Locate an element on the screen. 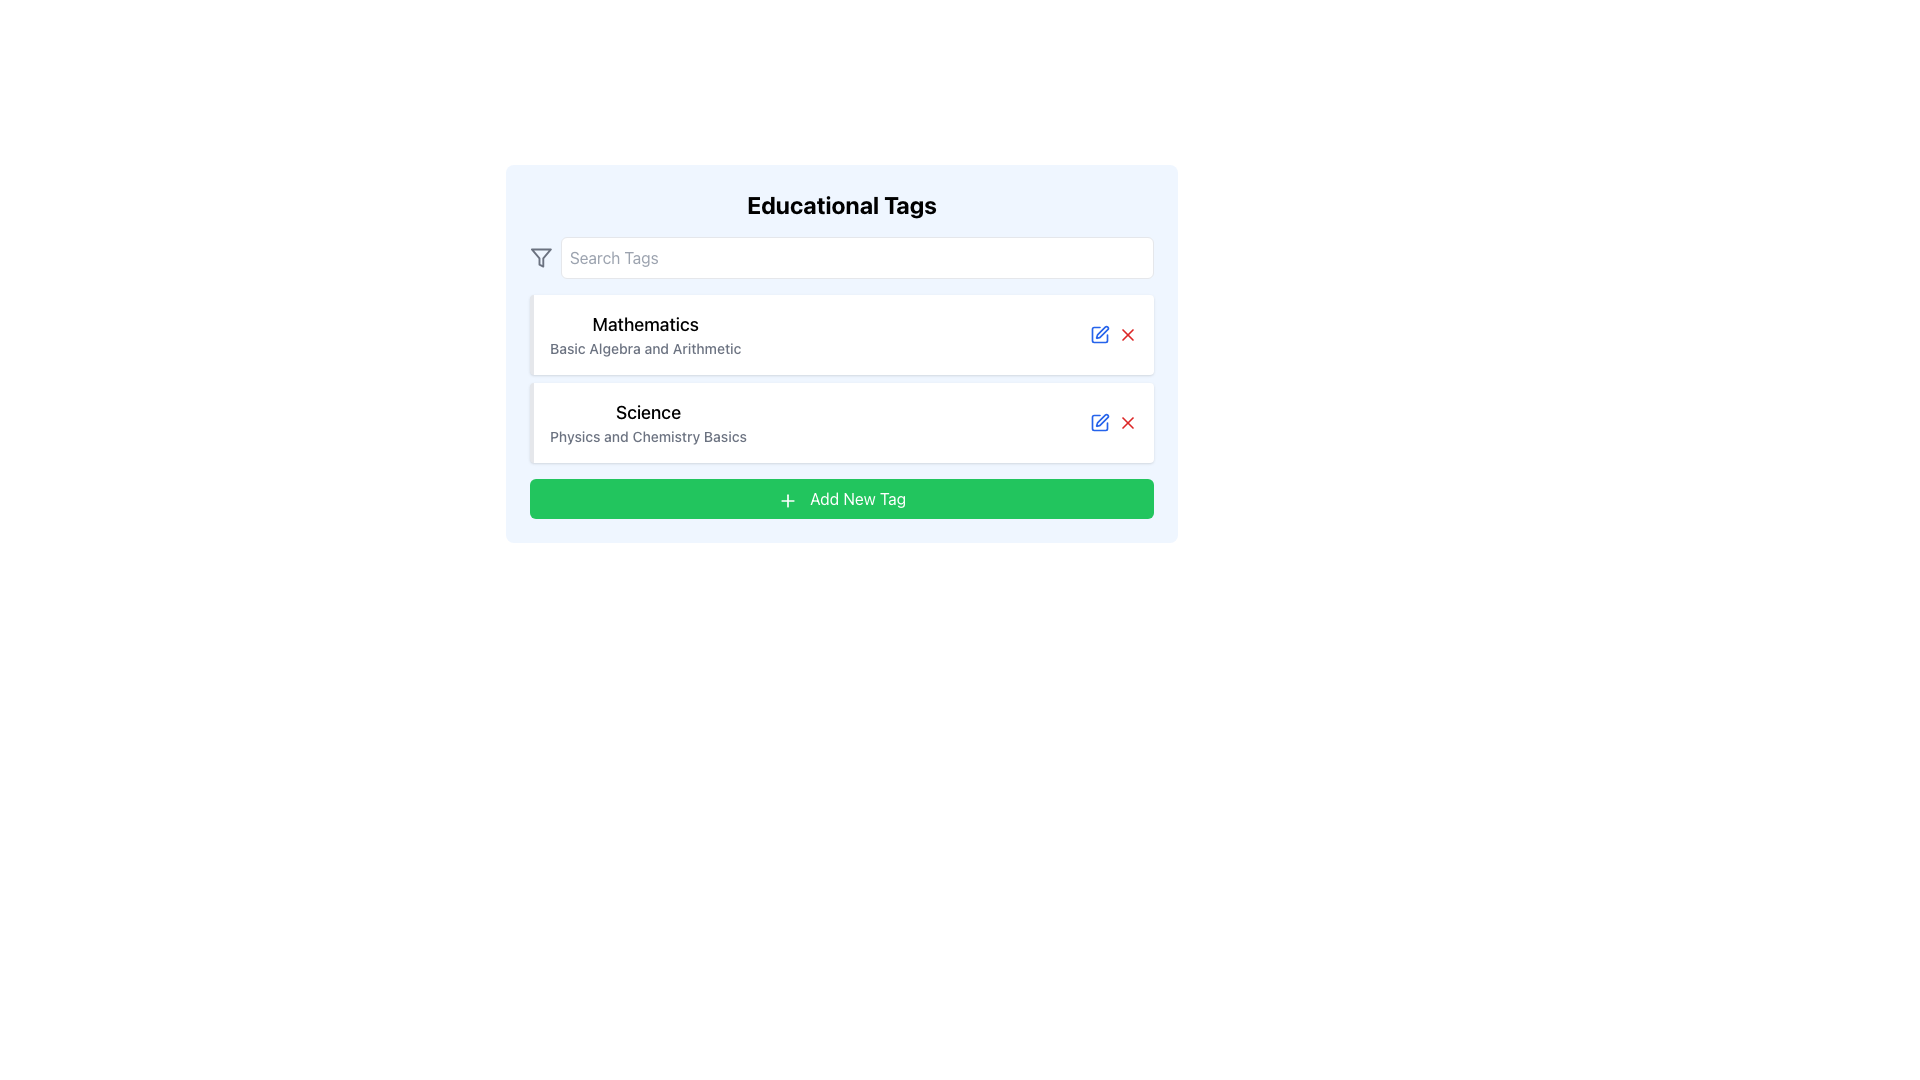 The image size is (1920, 1080). the filtering icon located in the top-left corner of the interface is located at coordinates (541, 257).